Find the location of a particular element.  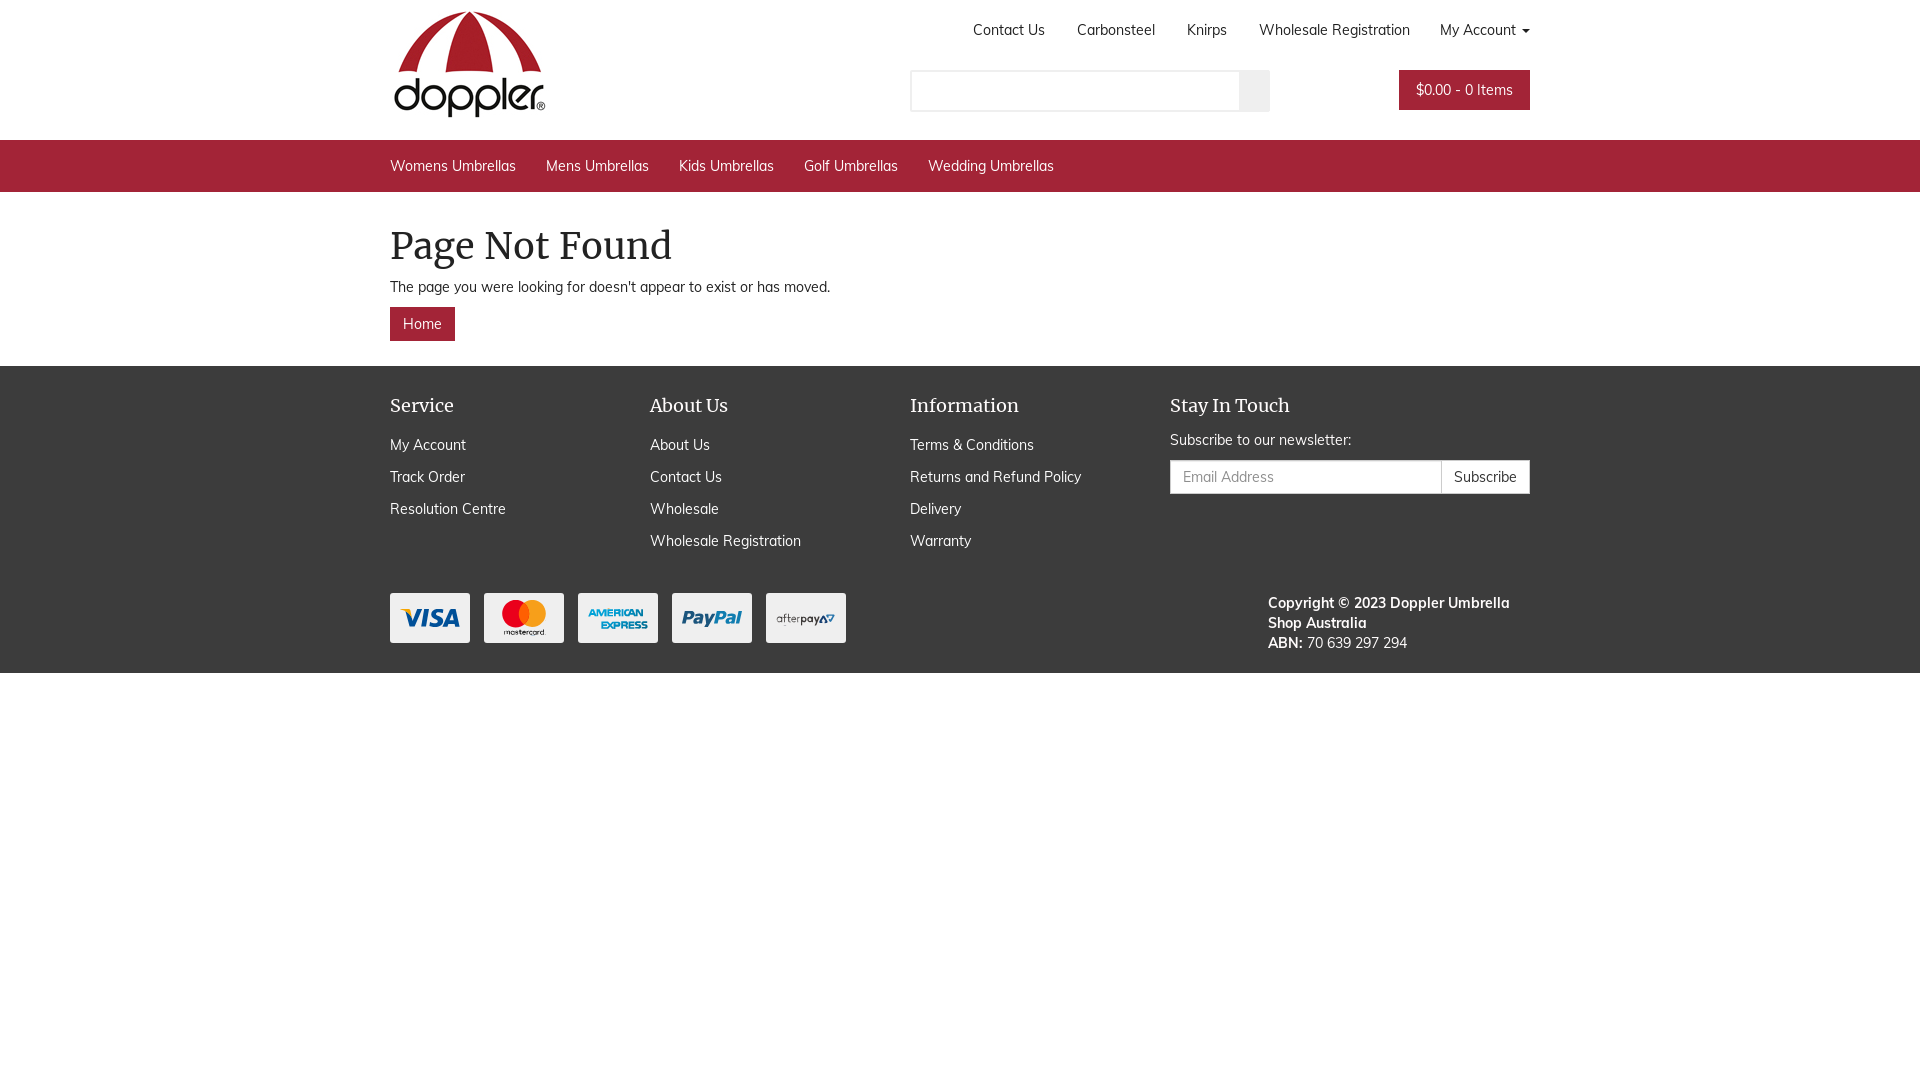

'Wedding Umbrellas' is located at coordinates (990, 164).